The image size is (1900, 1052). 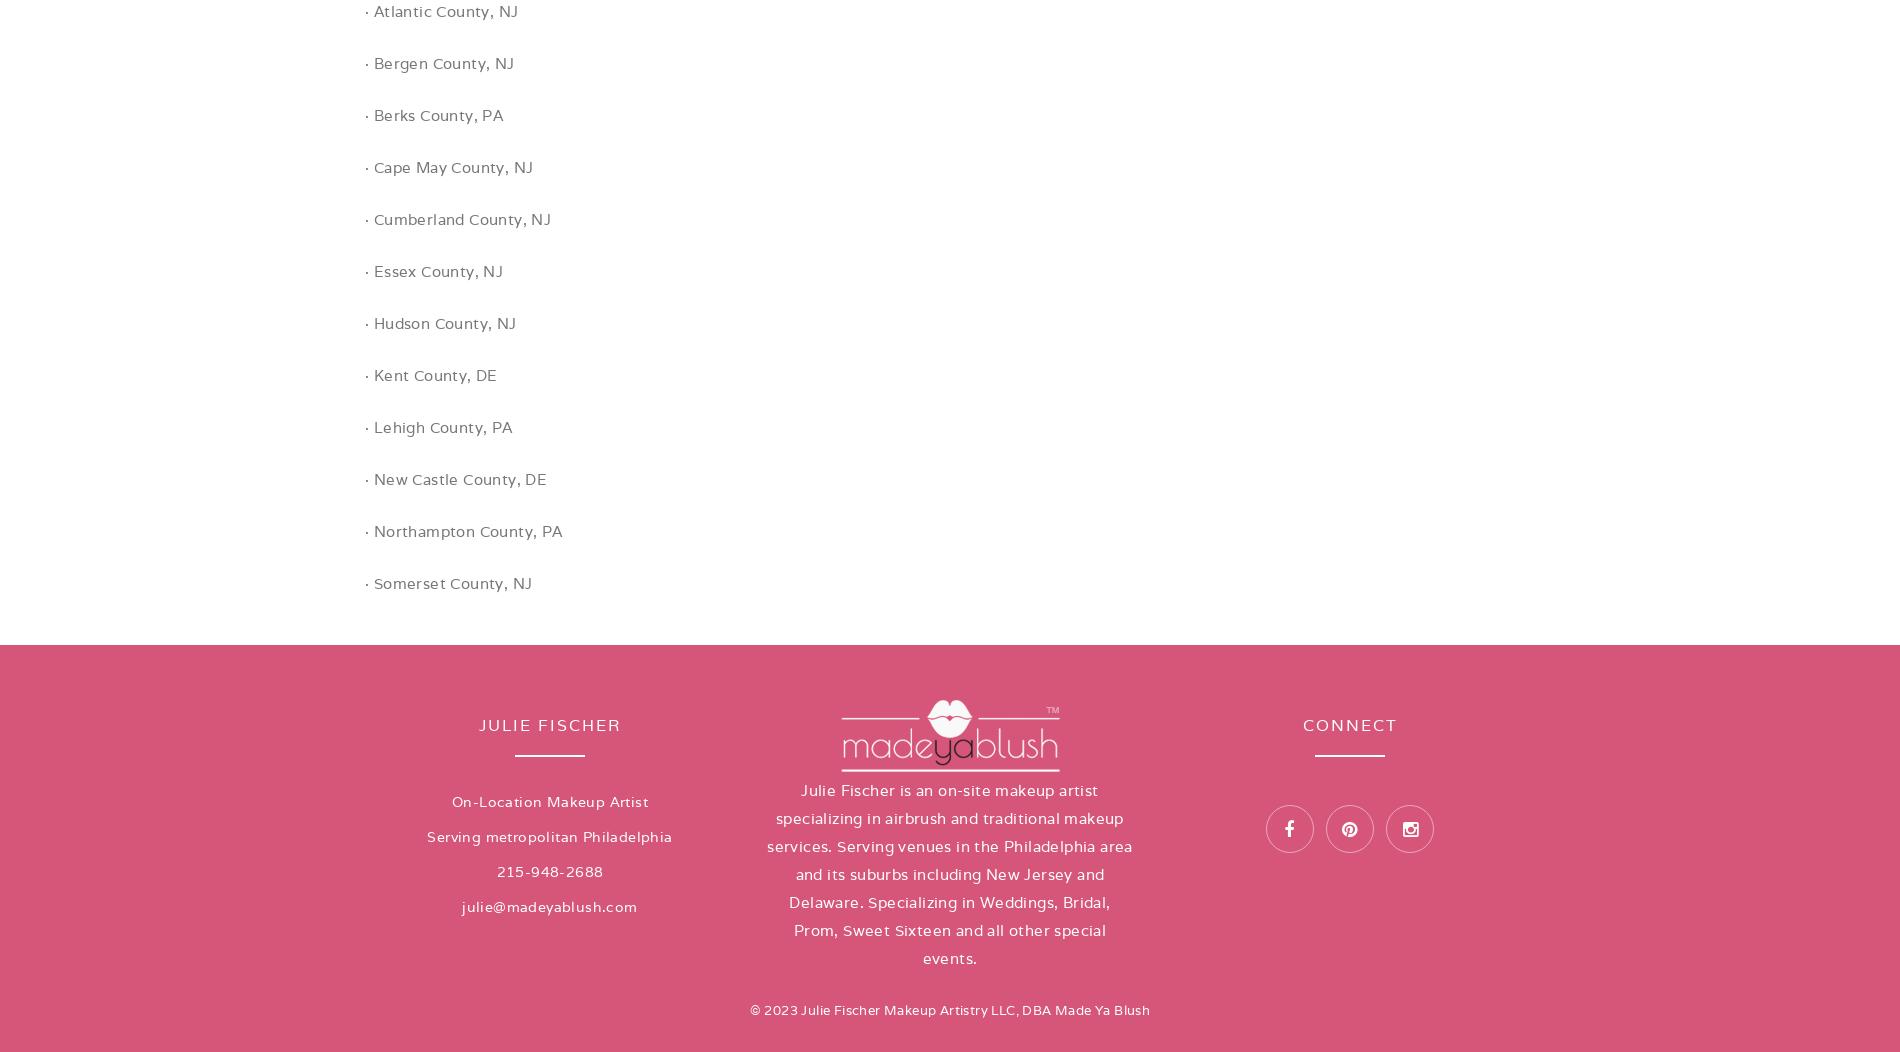 What do you see at coordinates (550, 800) in the screenshot?
I see `'On-Location Makeup Artist'` at bounding box center [550, 800].